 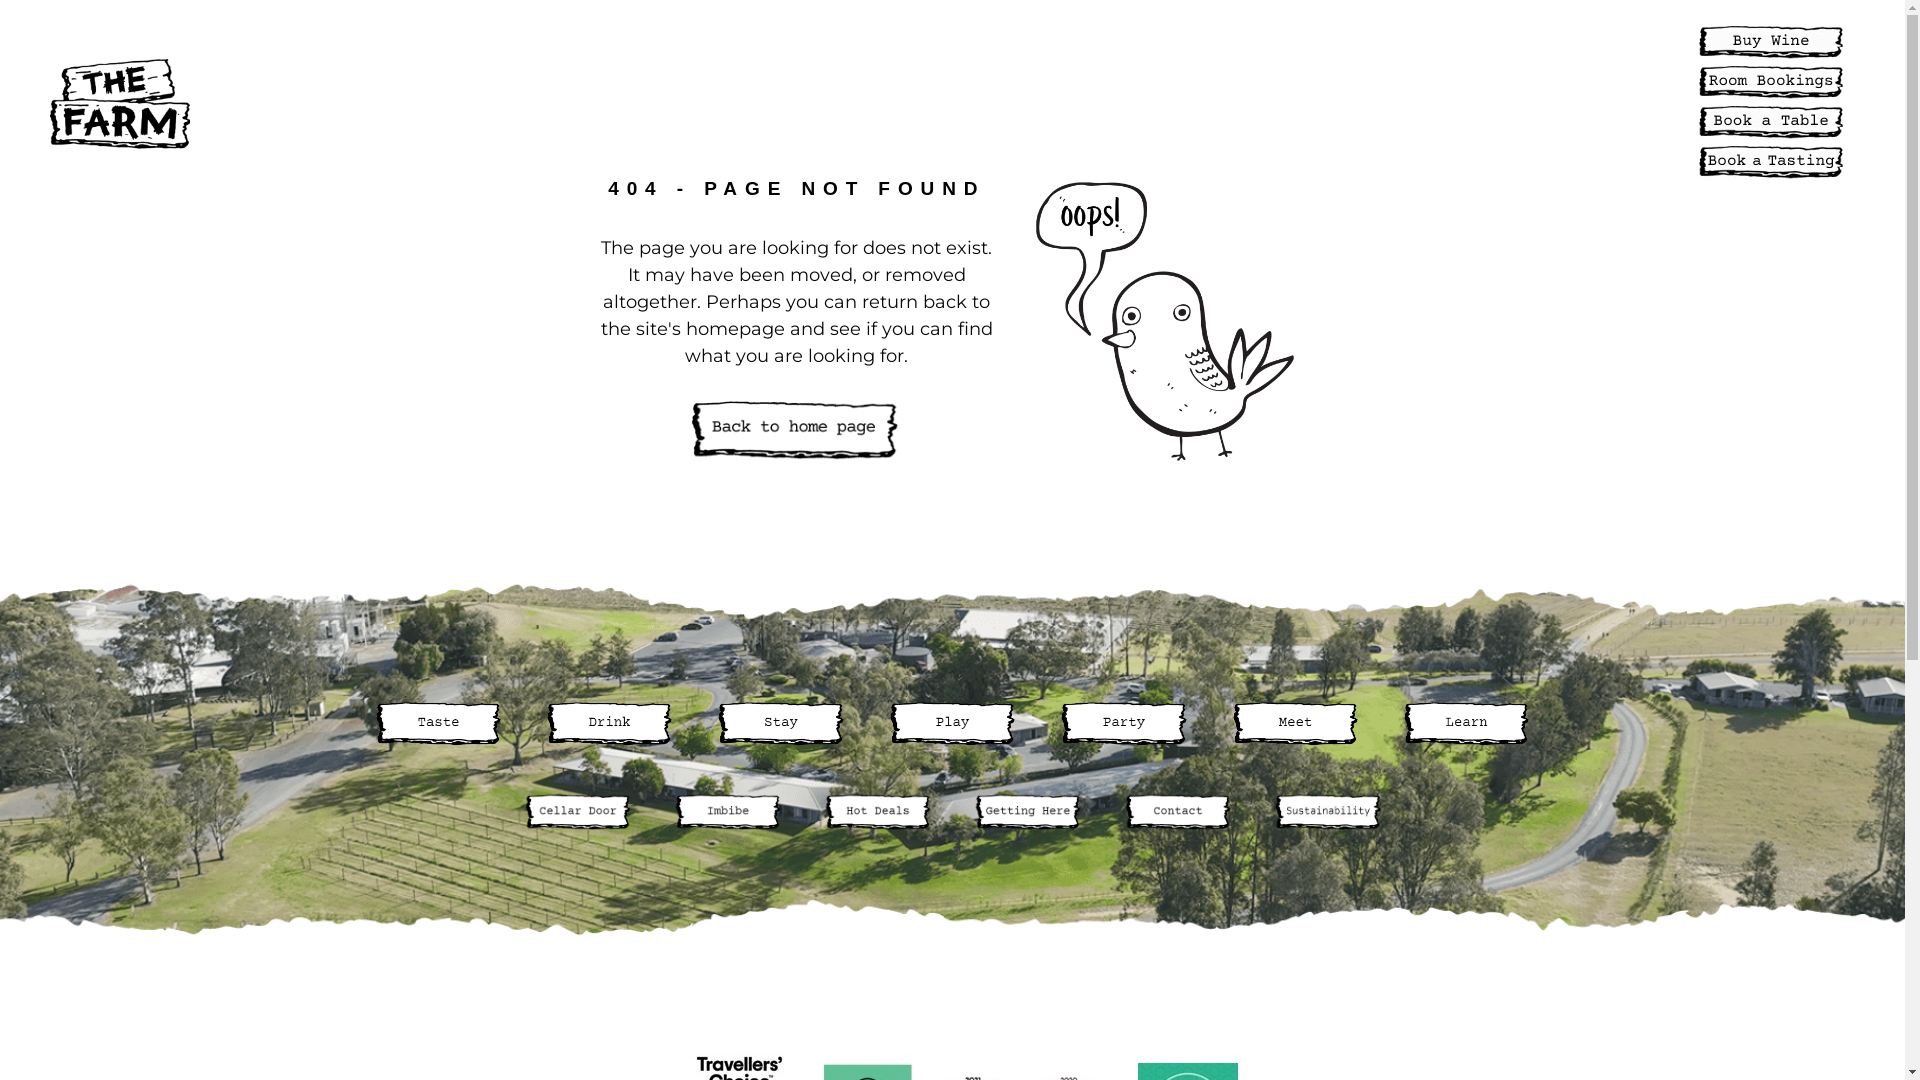 What do you see at coordinates (951, 722) in the screenshot?
I see `'Play-6'` at bounding box center [951, 722].